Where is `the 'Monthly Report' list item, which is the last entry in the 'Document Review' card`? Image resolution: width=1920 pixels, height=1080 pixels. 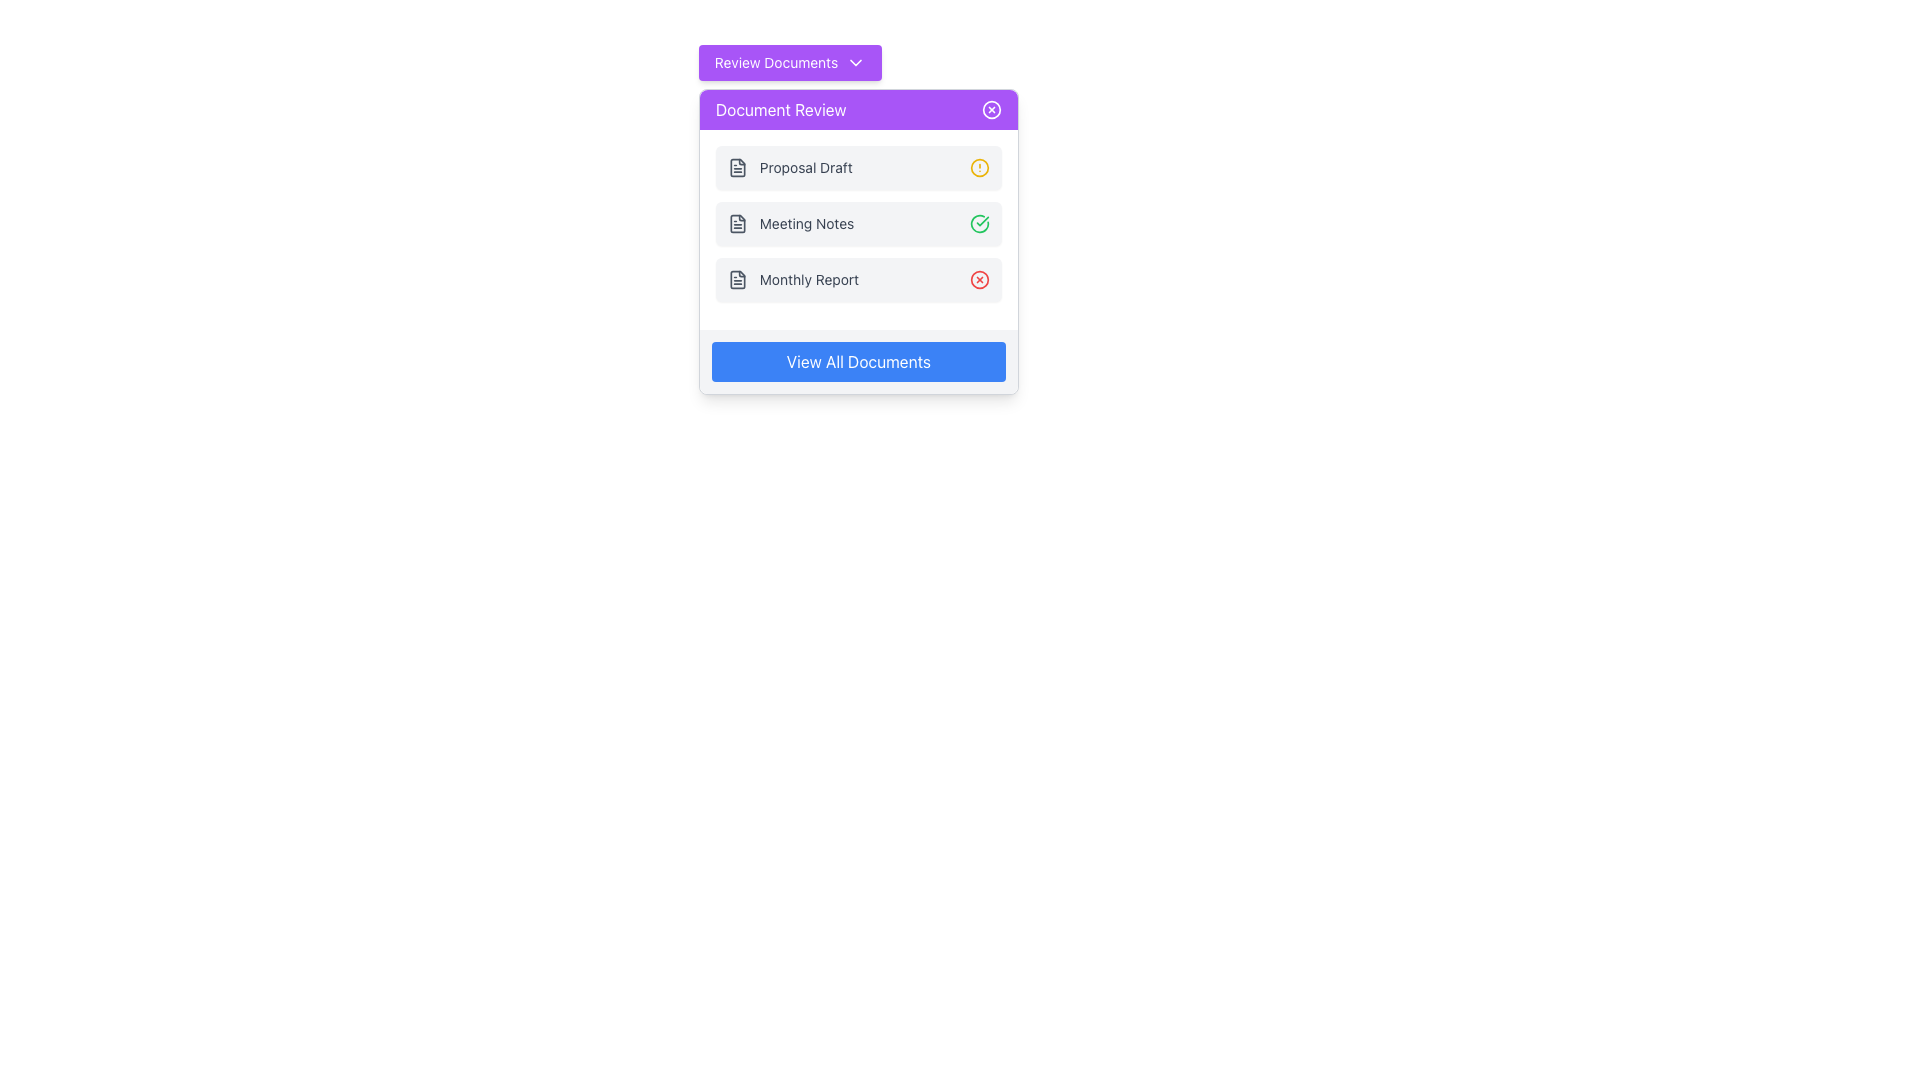 the 'Monthly Report' list item, which is the last entry in the 'Document Review' card is located at coordinates (792, 280).